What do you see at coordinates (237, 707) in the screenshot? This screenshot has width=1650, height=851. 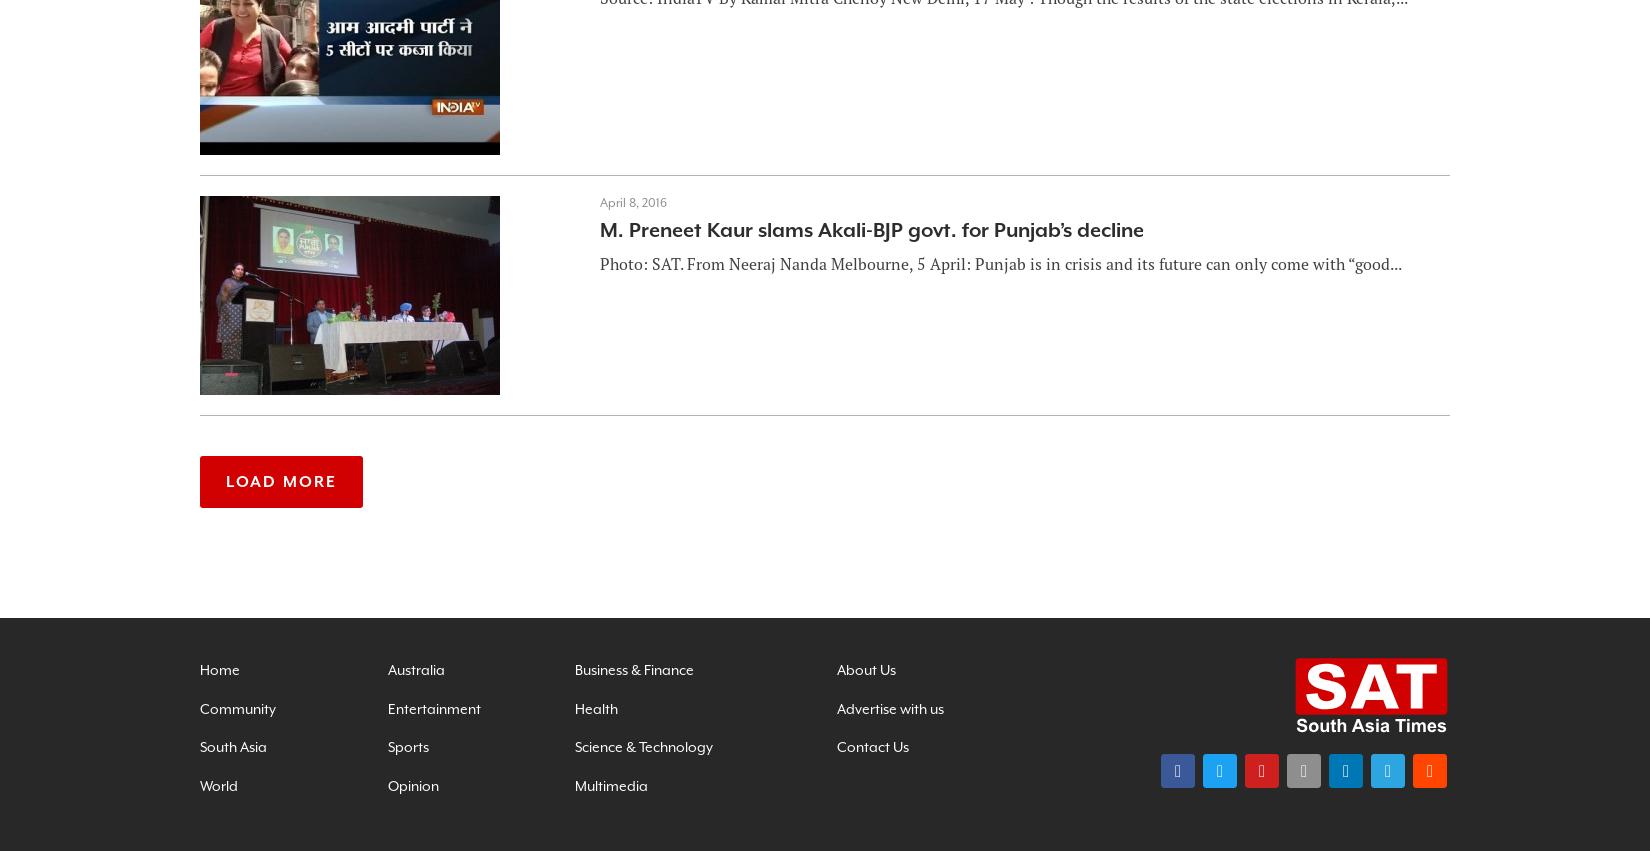 I see `'Community'` at bounding box center [237, 707].